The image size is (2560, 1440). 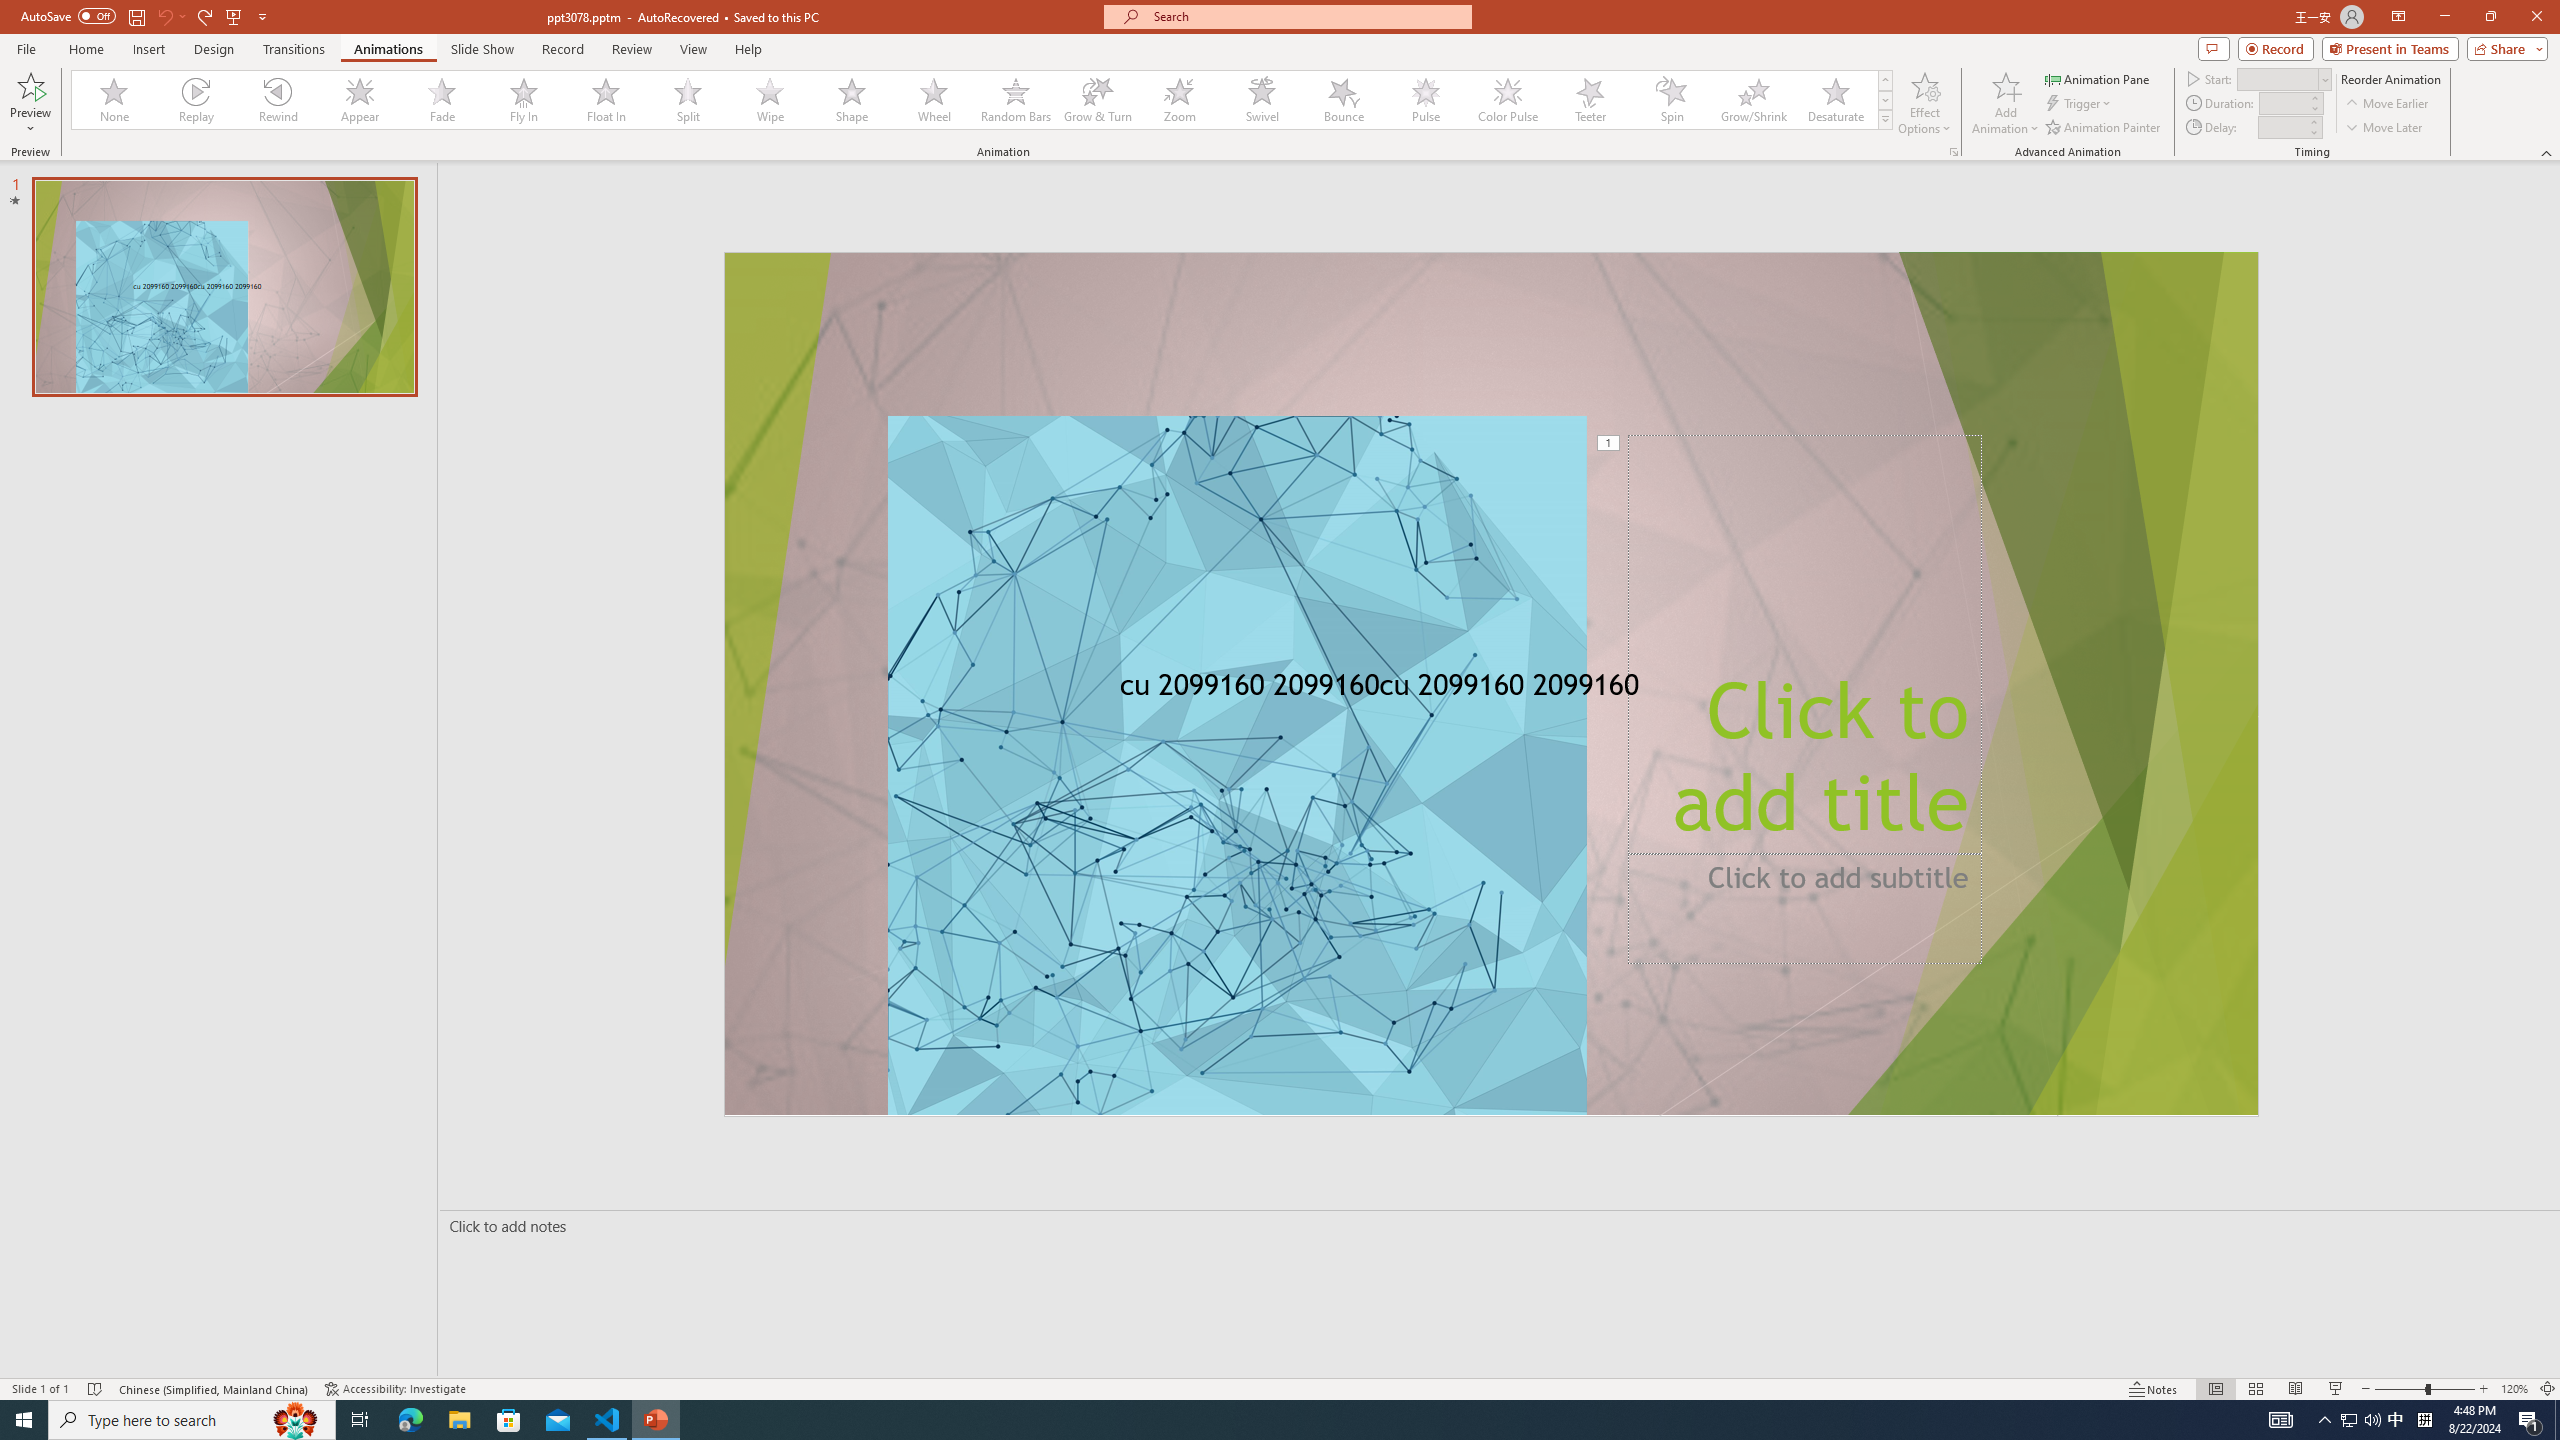 What do you see at coordinates (1015, 99) in the screenshot?
I see `'Random Bars'` at bounding box center [1015, 99].